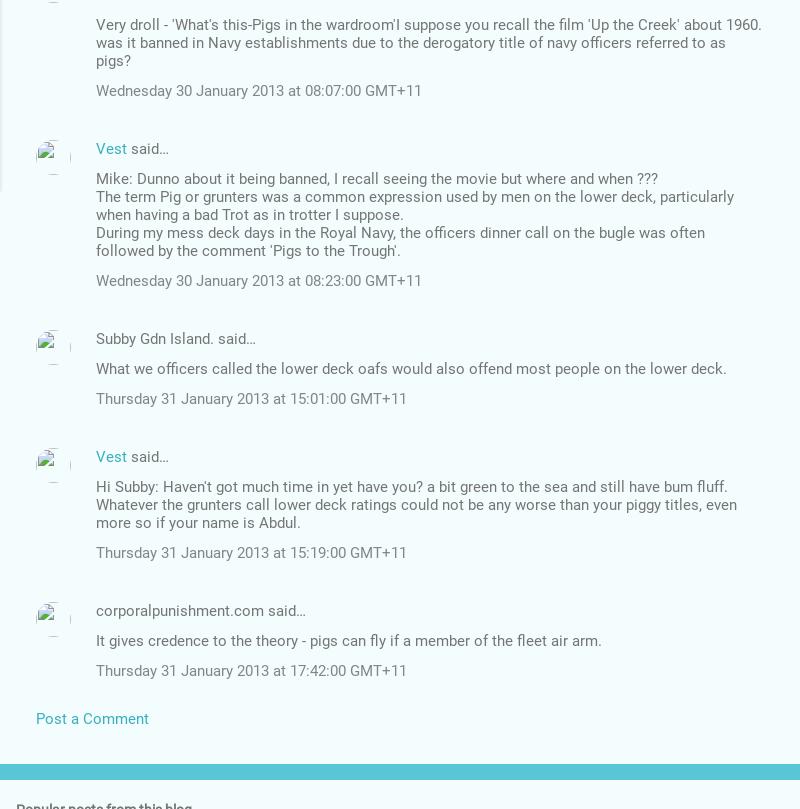 The image size is (800, 809). Describe the element at coordinates (412, 484) in the screenshot. I see `'Hi Subby: Haven't got much time in yet have you? a bit green to the sea and still have bum fluff.'` at that location.